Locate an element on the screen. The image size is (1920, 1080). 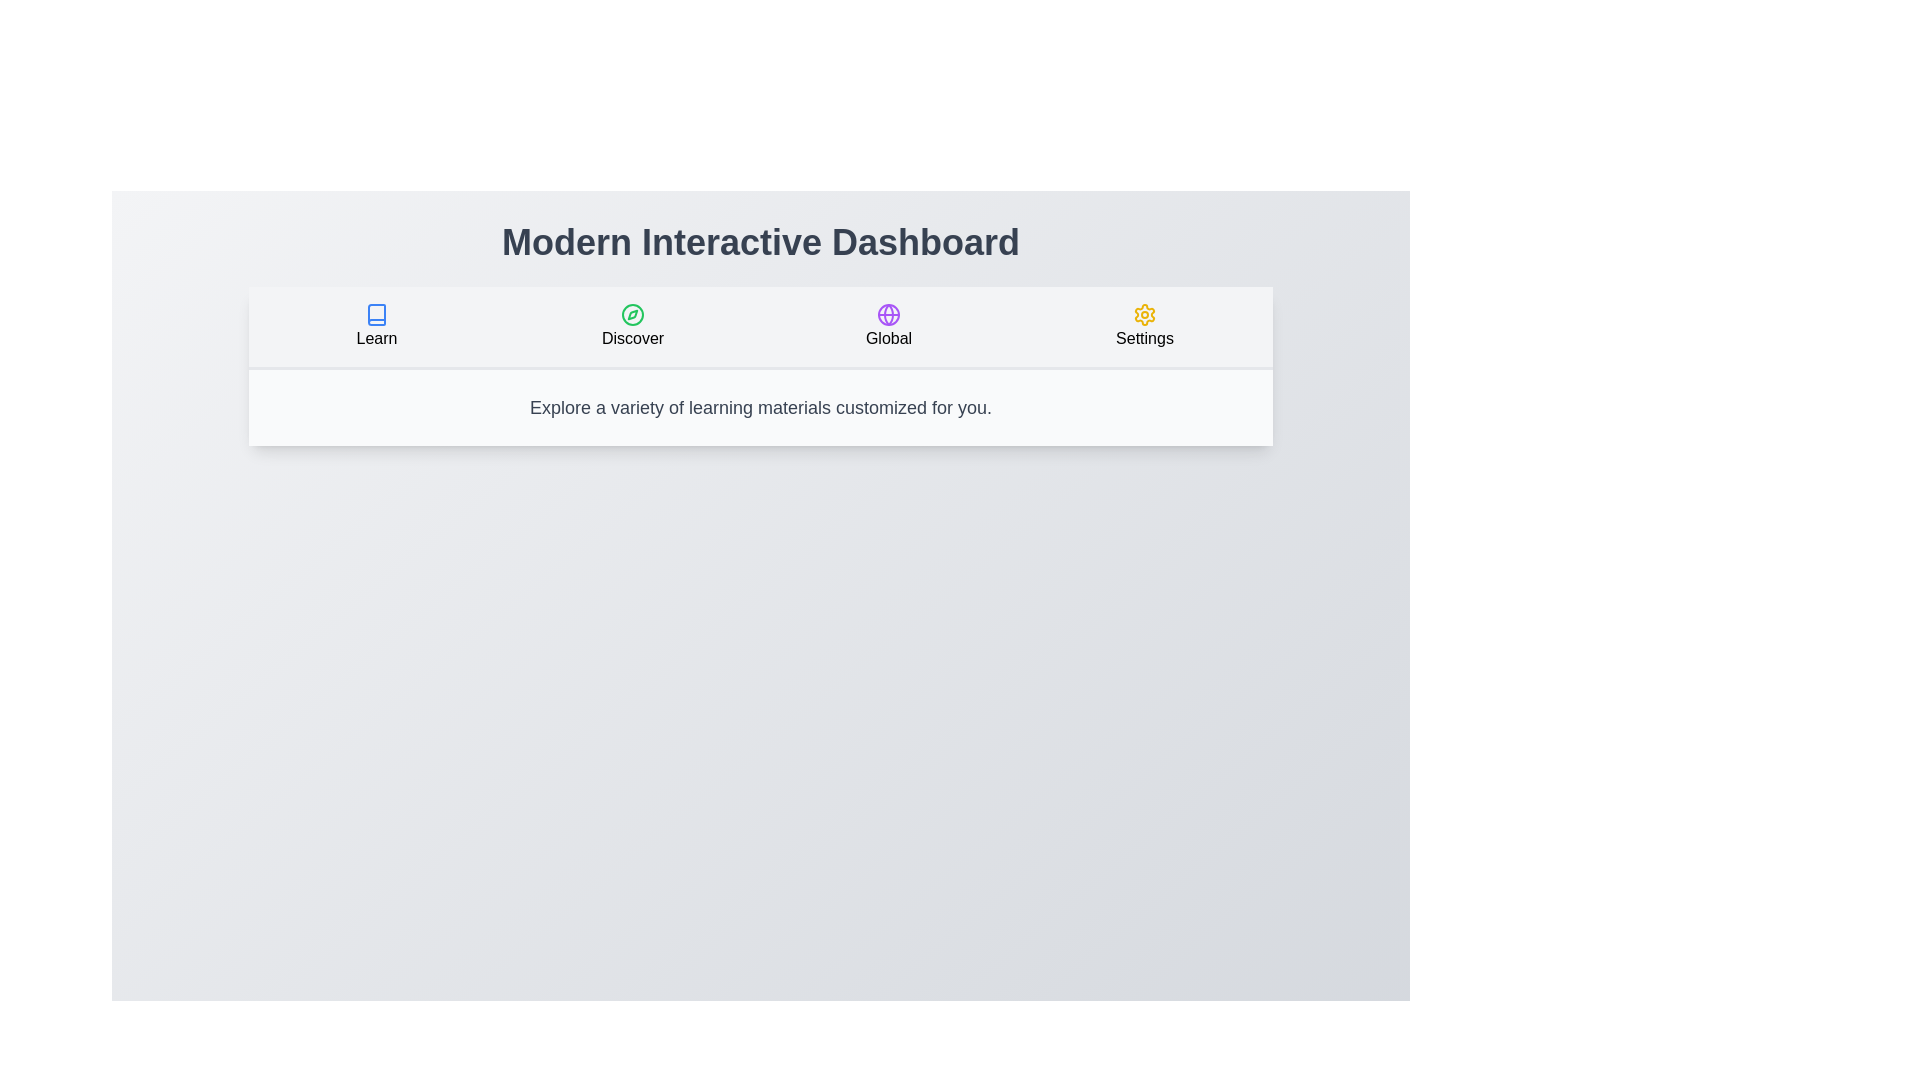
the 'Discover' navigation tab located in the middle second position of the horizontal navigation bar is located at coordinates (632, 326).